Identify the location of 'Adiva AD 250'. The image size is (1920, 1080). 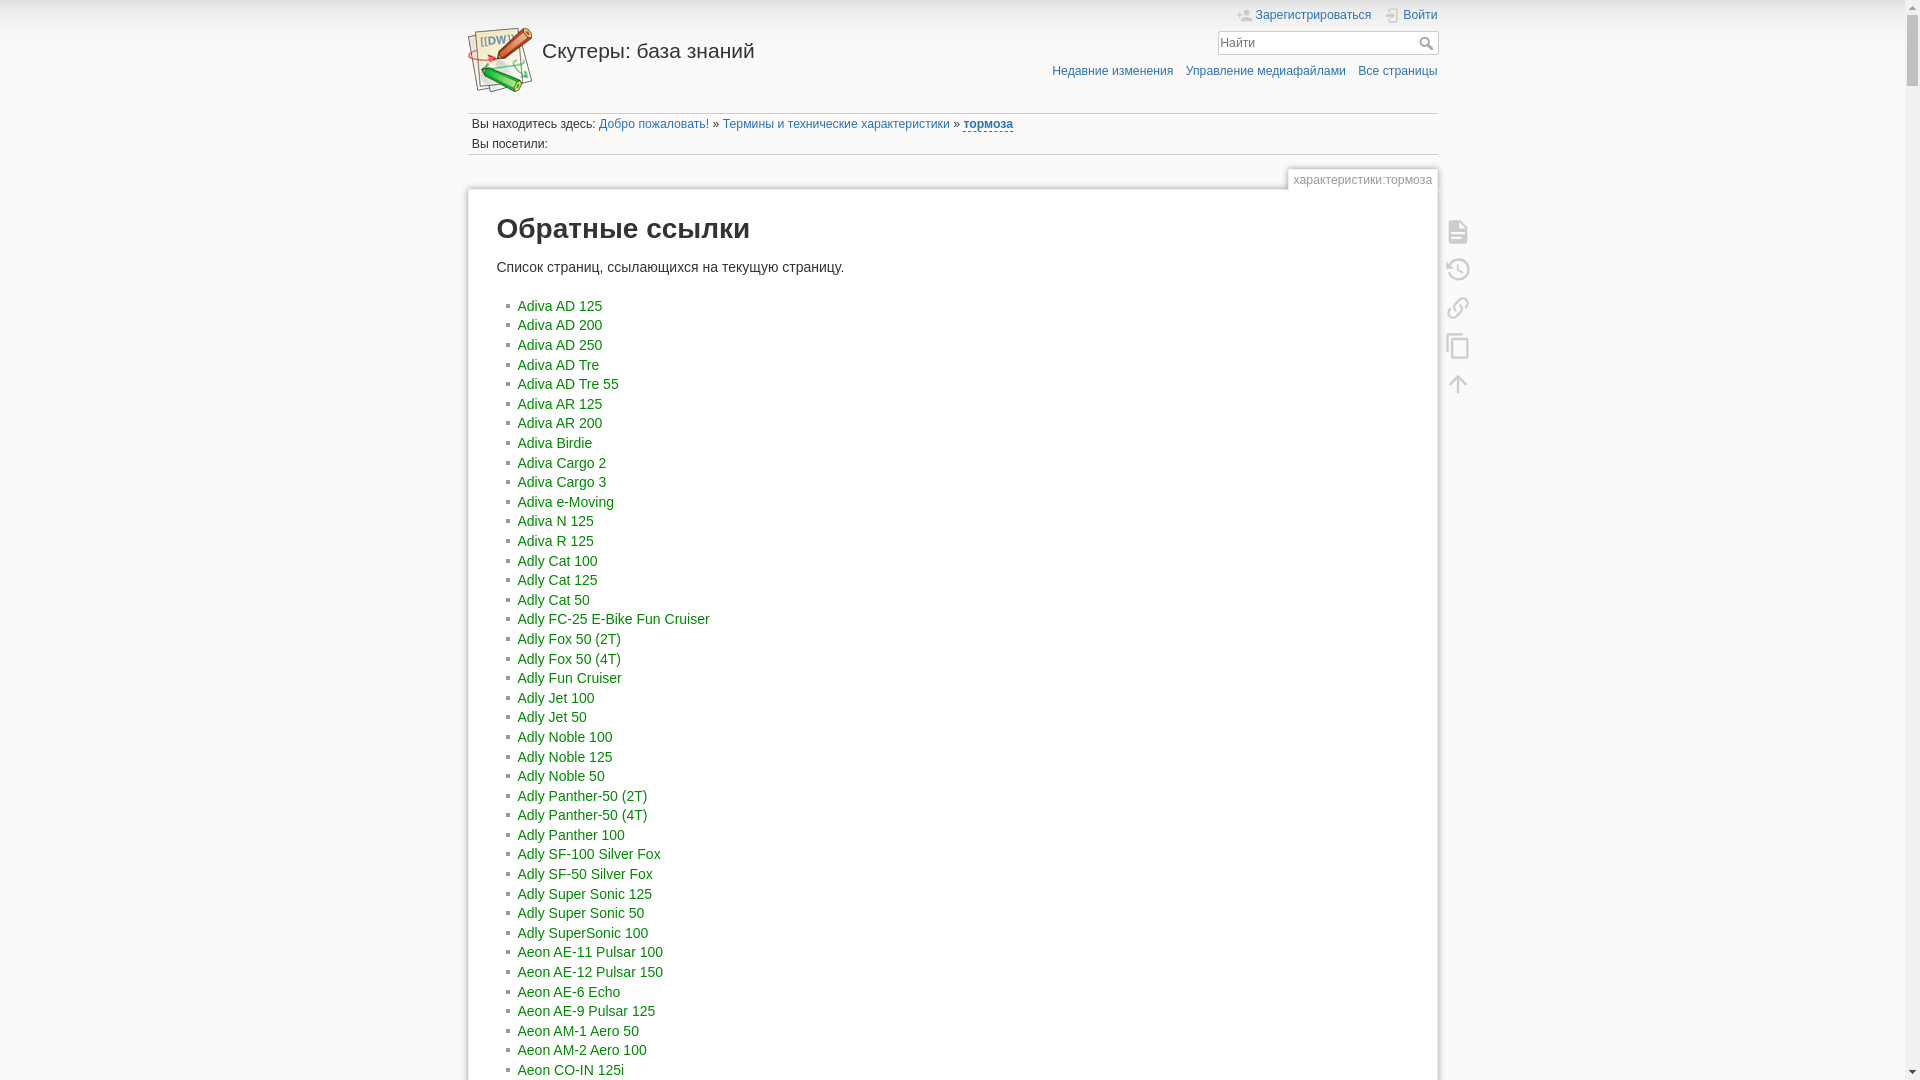
(560, 343).